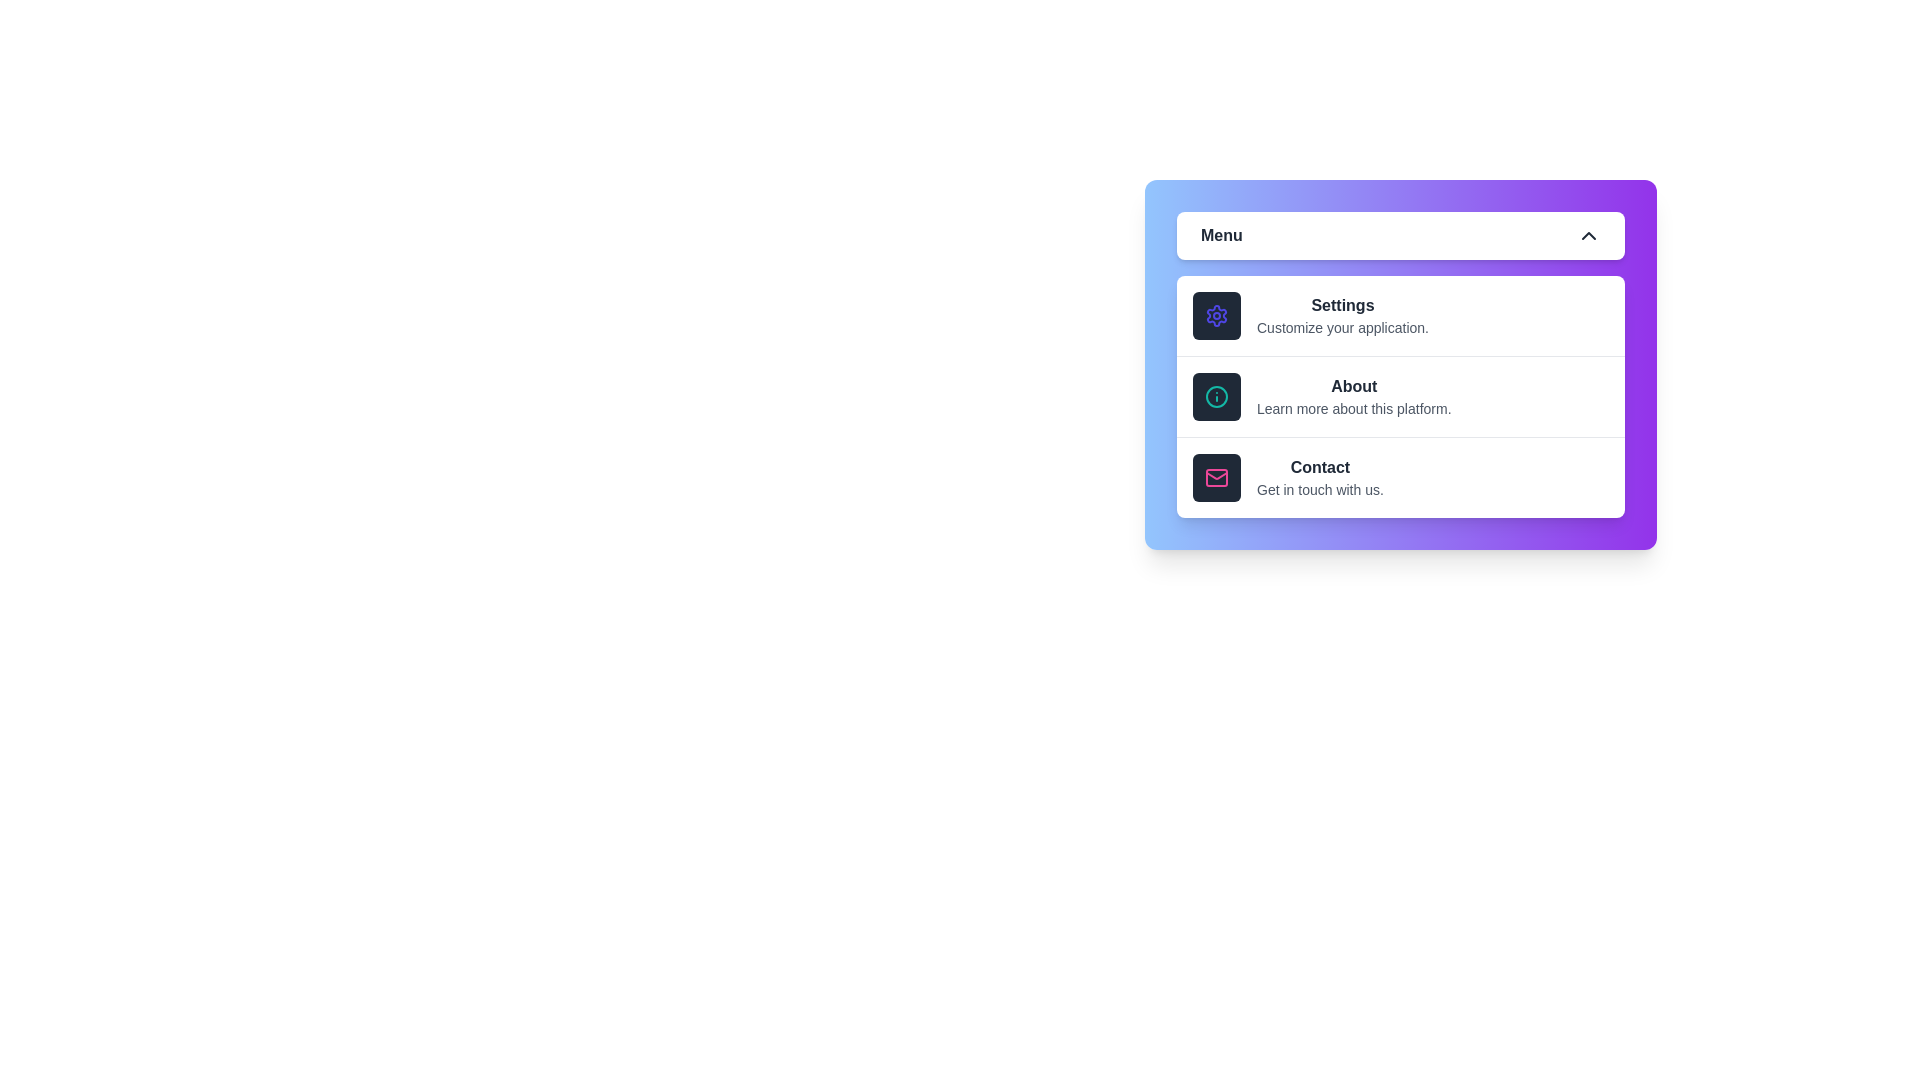 The image size is (1920, 1080). I want to click on the 'Contact' option in the menu, so click(1400, 477).